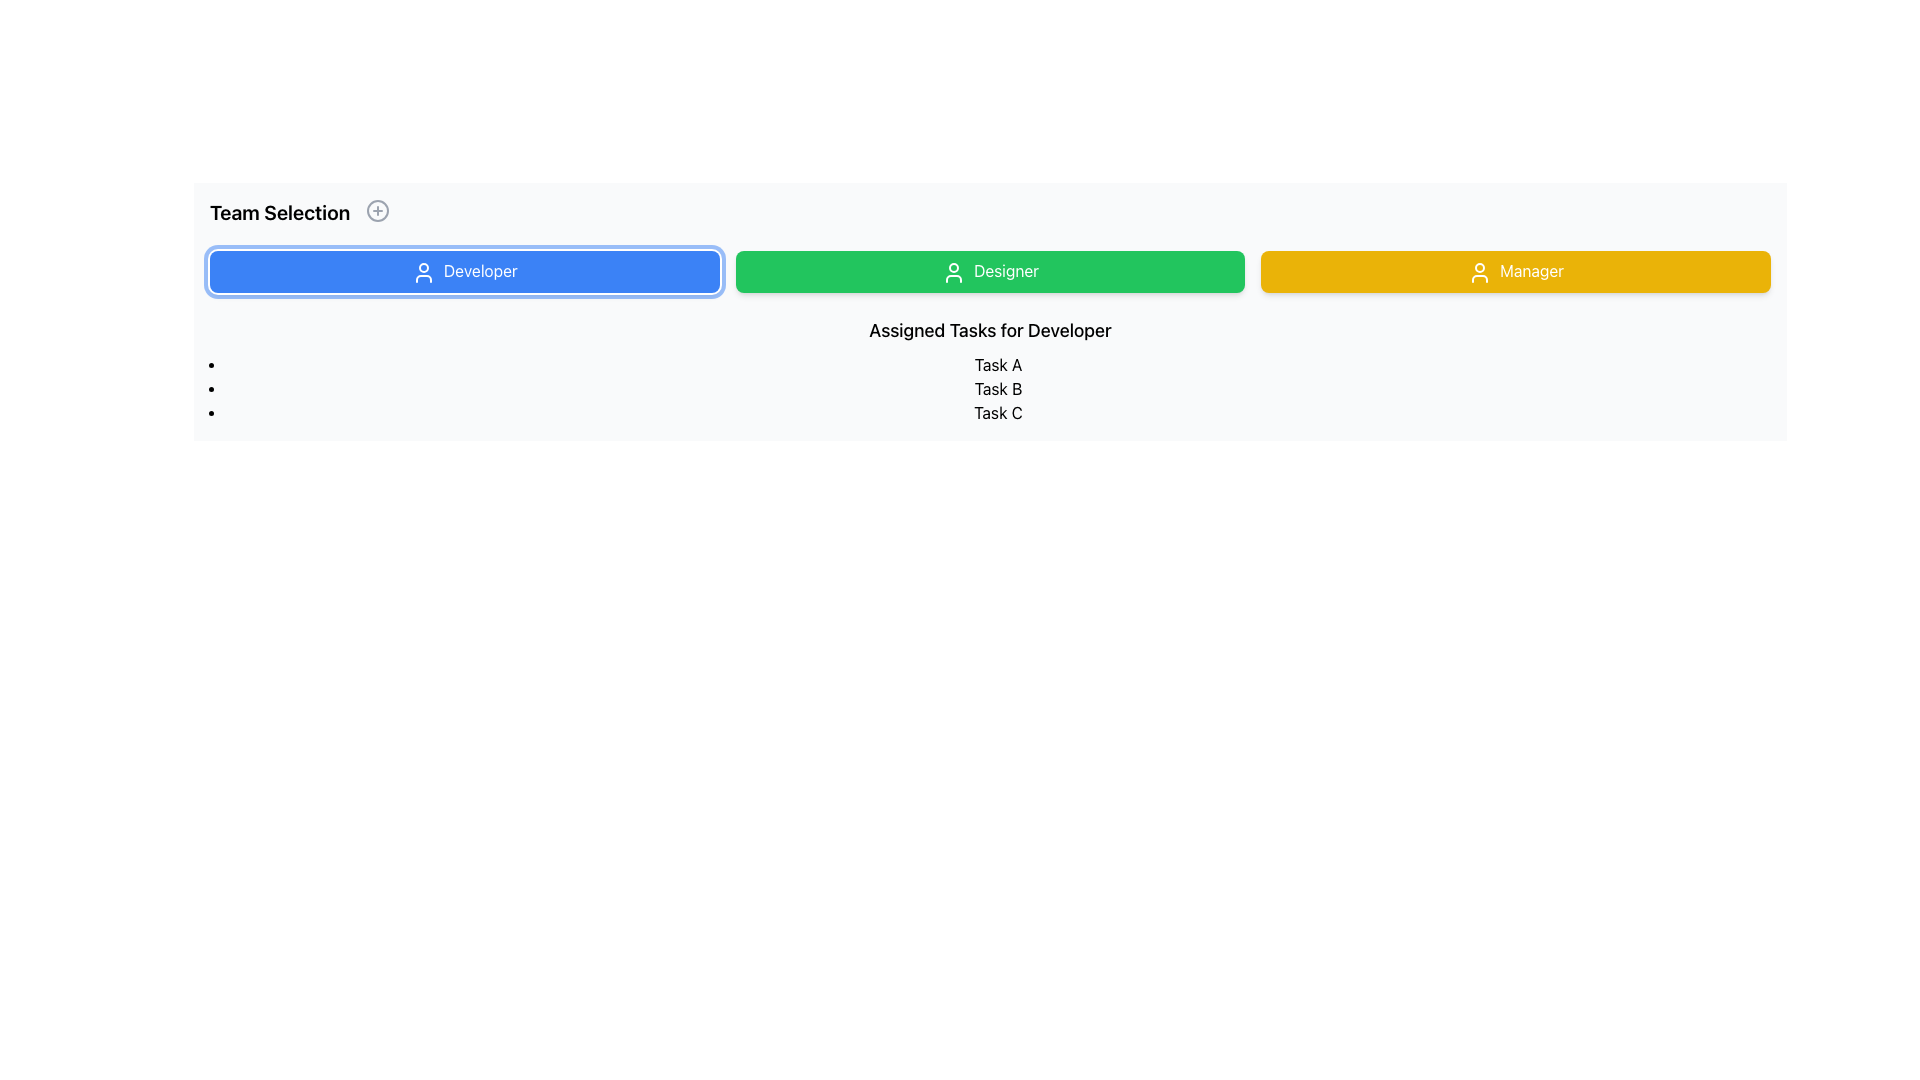  I want to click on the text label displaying 'Task C', which is the third item in a vertical list beneath the heading 'Assigned Tasks for Developer', so click(998, 411).